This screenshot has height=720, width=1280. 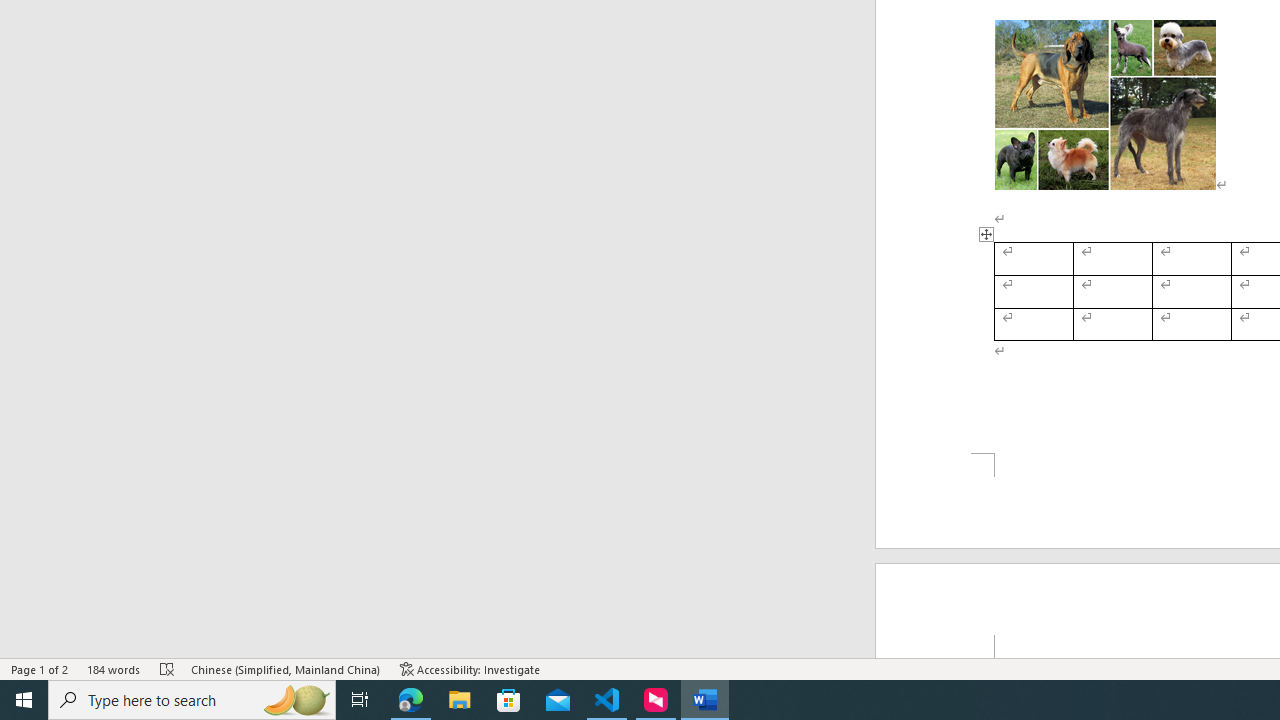 What do you see at coordinates (1104, 105) in the screenshot?
I see `'Morphological variation in six dogs'` at bounding box center [1104, 105].